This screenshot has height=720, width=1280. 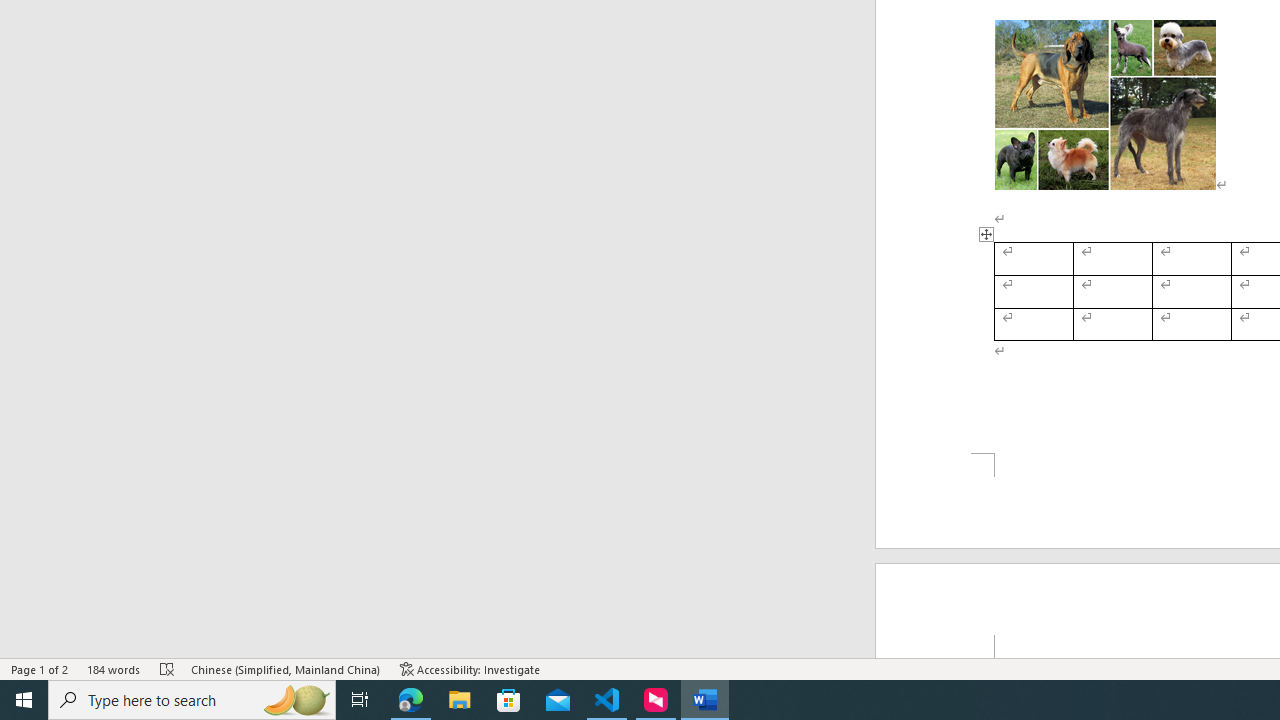 What do you see at coordinates (1104, 105) in the screenshot?
I see `'Morphological variation in six dogs'` at bounding box center [1104, 105].